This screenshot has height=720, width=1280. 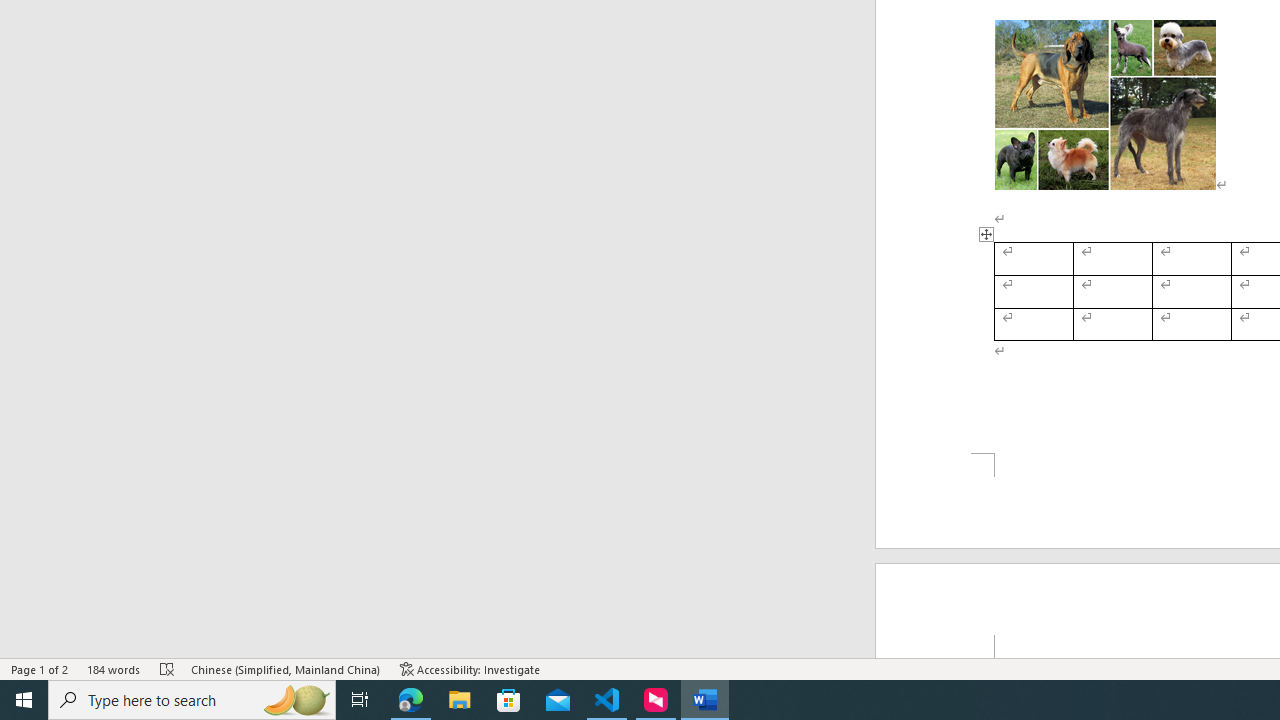 What do you see at coordinates (1104, 105) in the screenshot?
I see `'Morphological variation in six dogs'` at bounding box center [1104, 105].